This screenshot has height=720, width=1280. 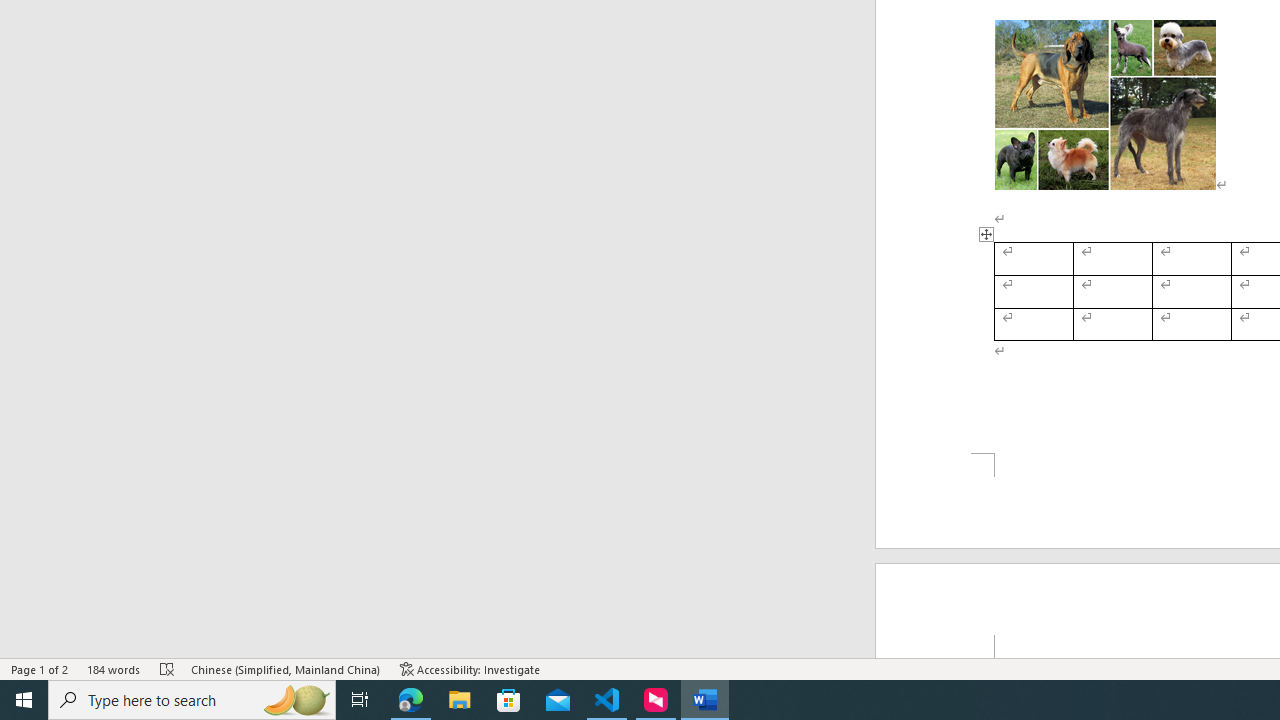 What do you see at coordinates (1104, 105) in the screenshot?
I see `'Morphological variation in six dogs'` at bounding box center [1104, 105].